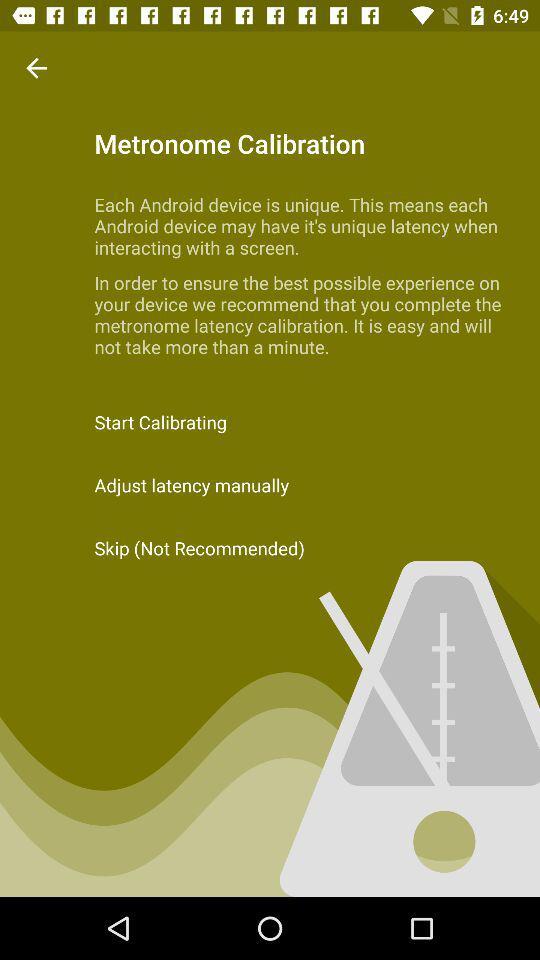 This screenshot has height=960, width=540. Describe the element at coordinates (36, 68) in the screenshot. I see `the item above the start calibrating` at that location.